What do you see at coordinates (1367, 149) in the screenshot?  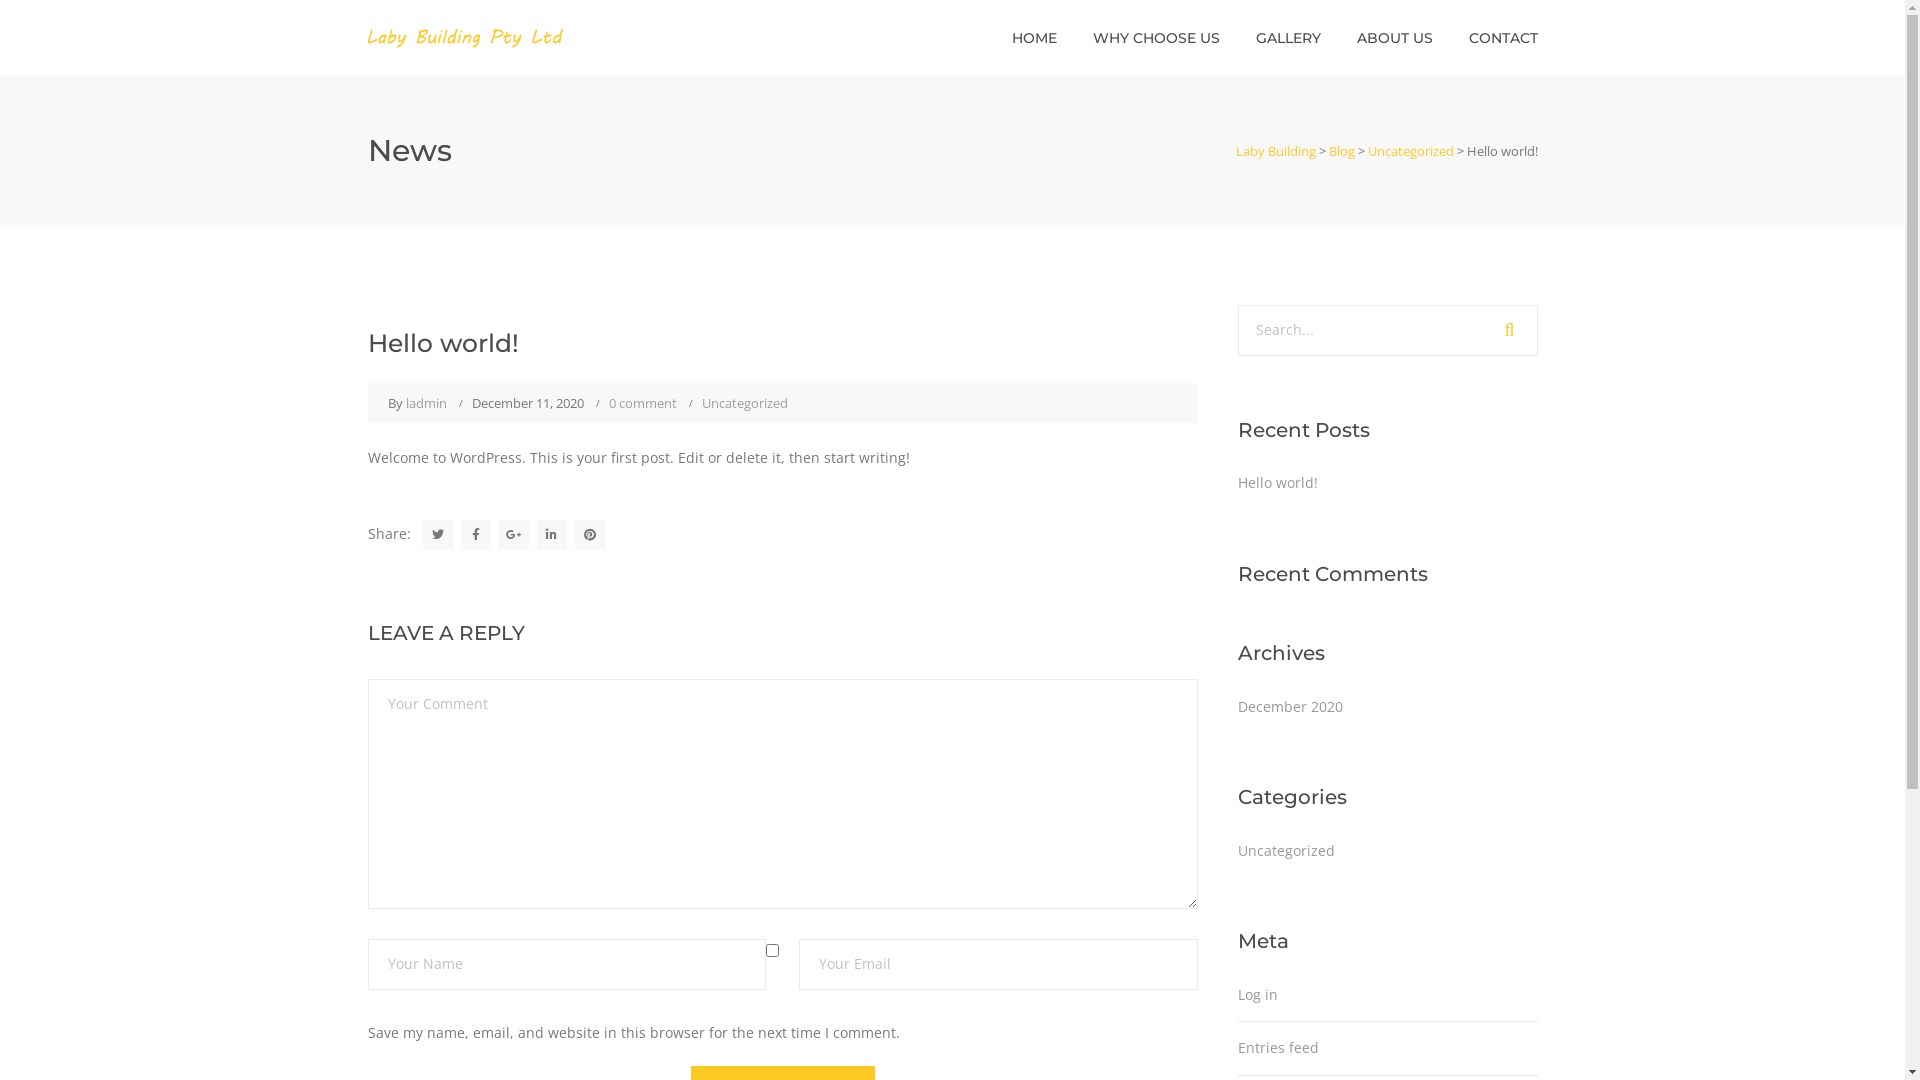 I see `'Uncategorized'` at bounding box center [1367, 149].